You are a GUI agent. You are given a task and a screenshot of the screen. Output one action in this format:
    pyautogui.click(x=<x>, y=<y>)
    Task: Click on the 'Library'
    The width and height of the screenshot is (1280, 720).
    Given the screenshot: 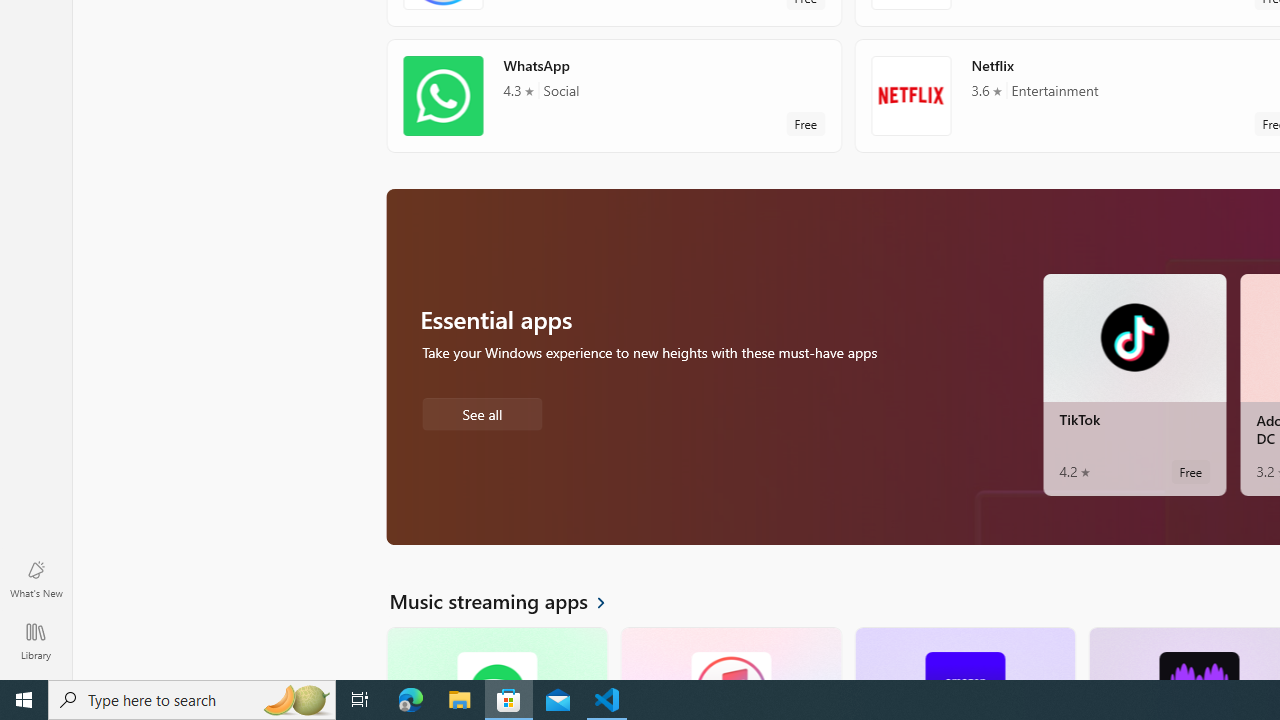 What is the action you would take?
    pyautogui.click(x=35, y=640)
    